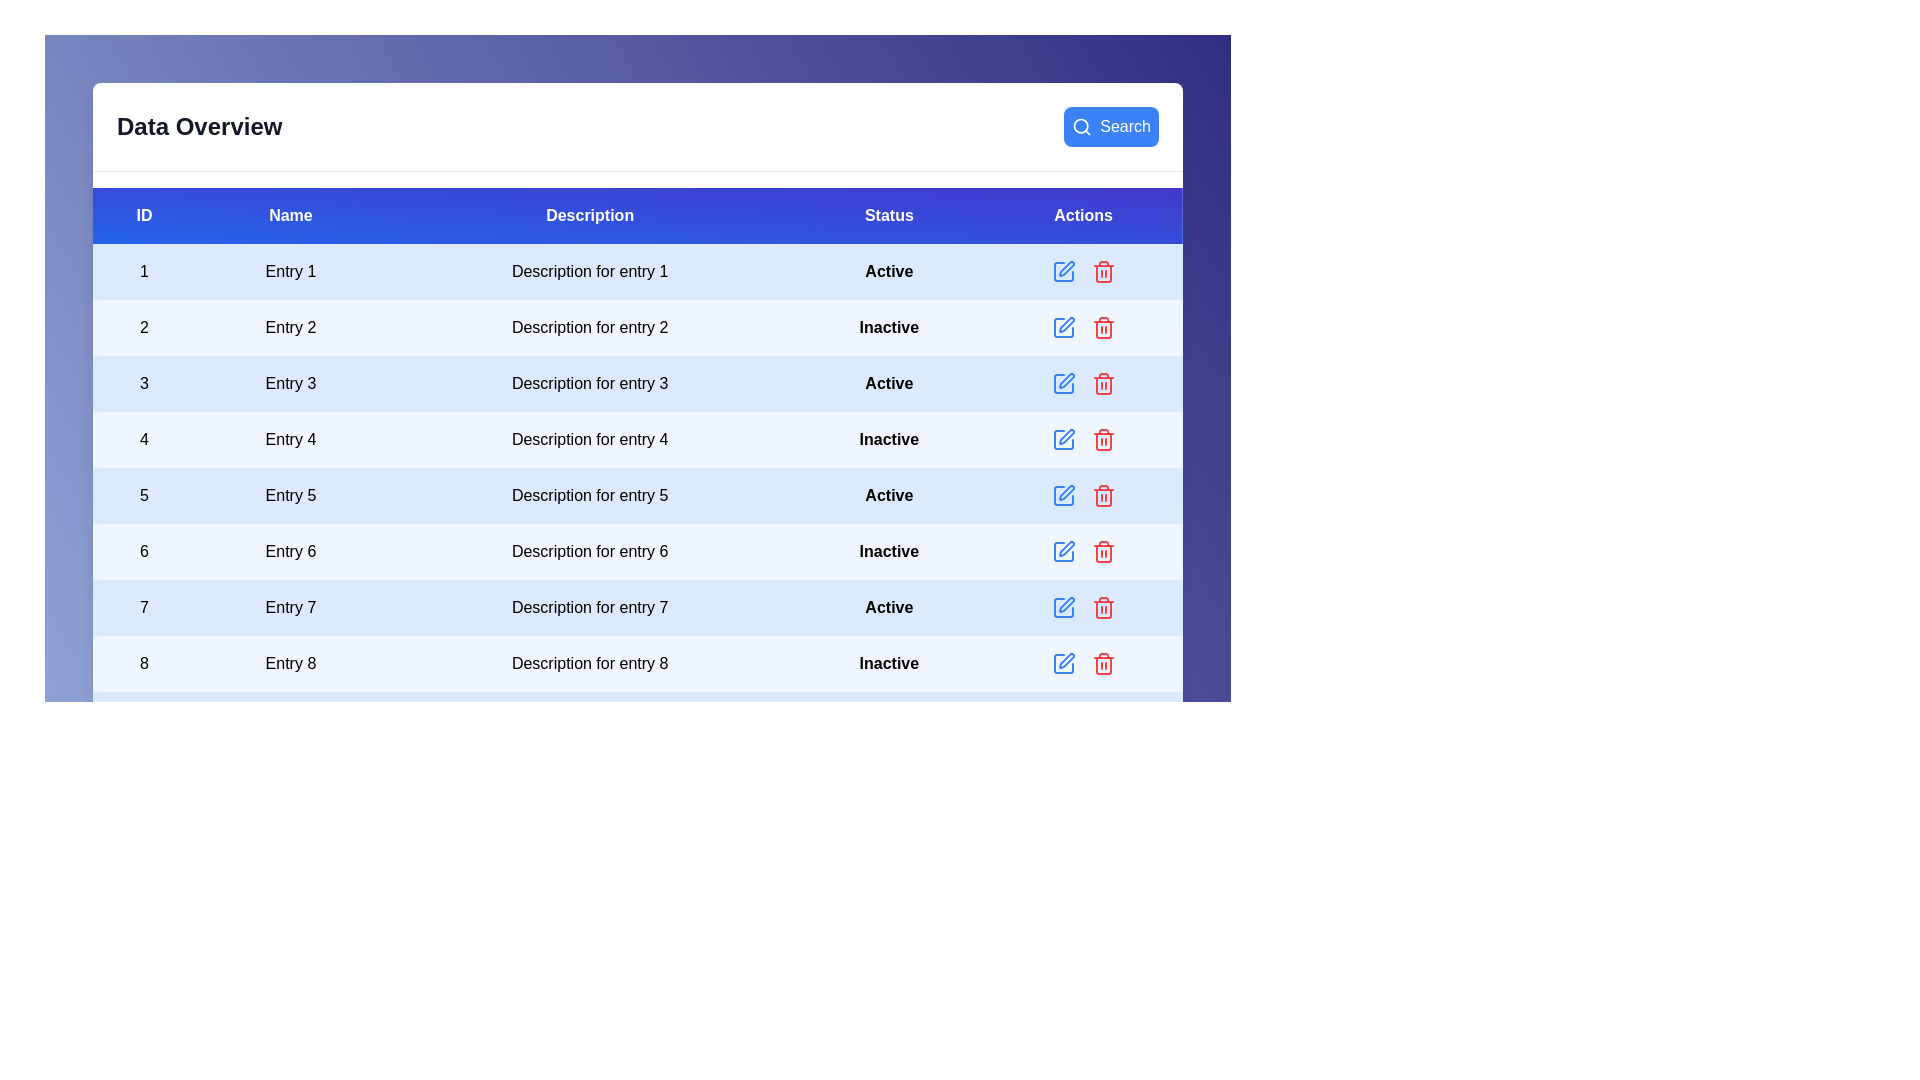  I want to click on the header of the column 'Actions' to sort it, so click(1082, 216).